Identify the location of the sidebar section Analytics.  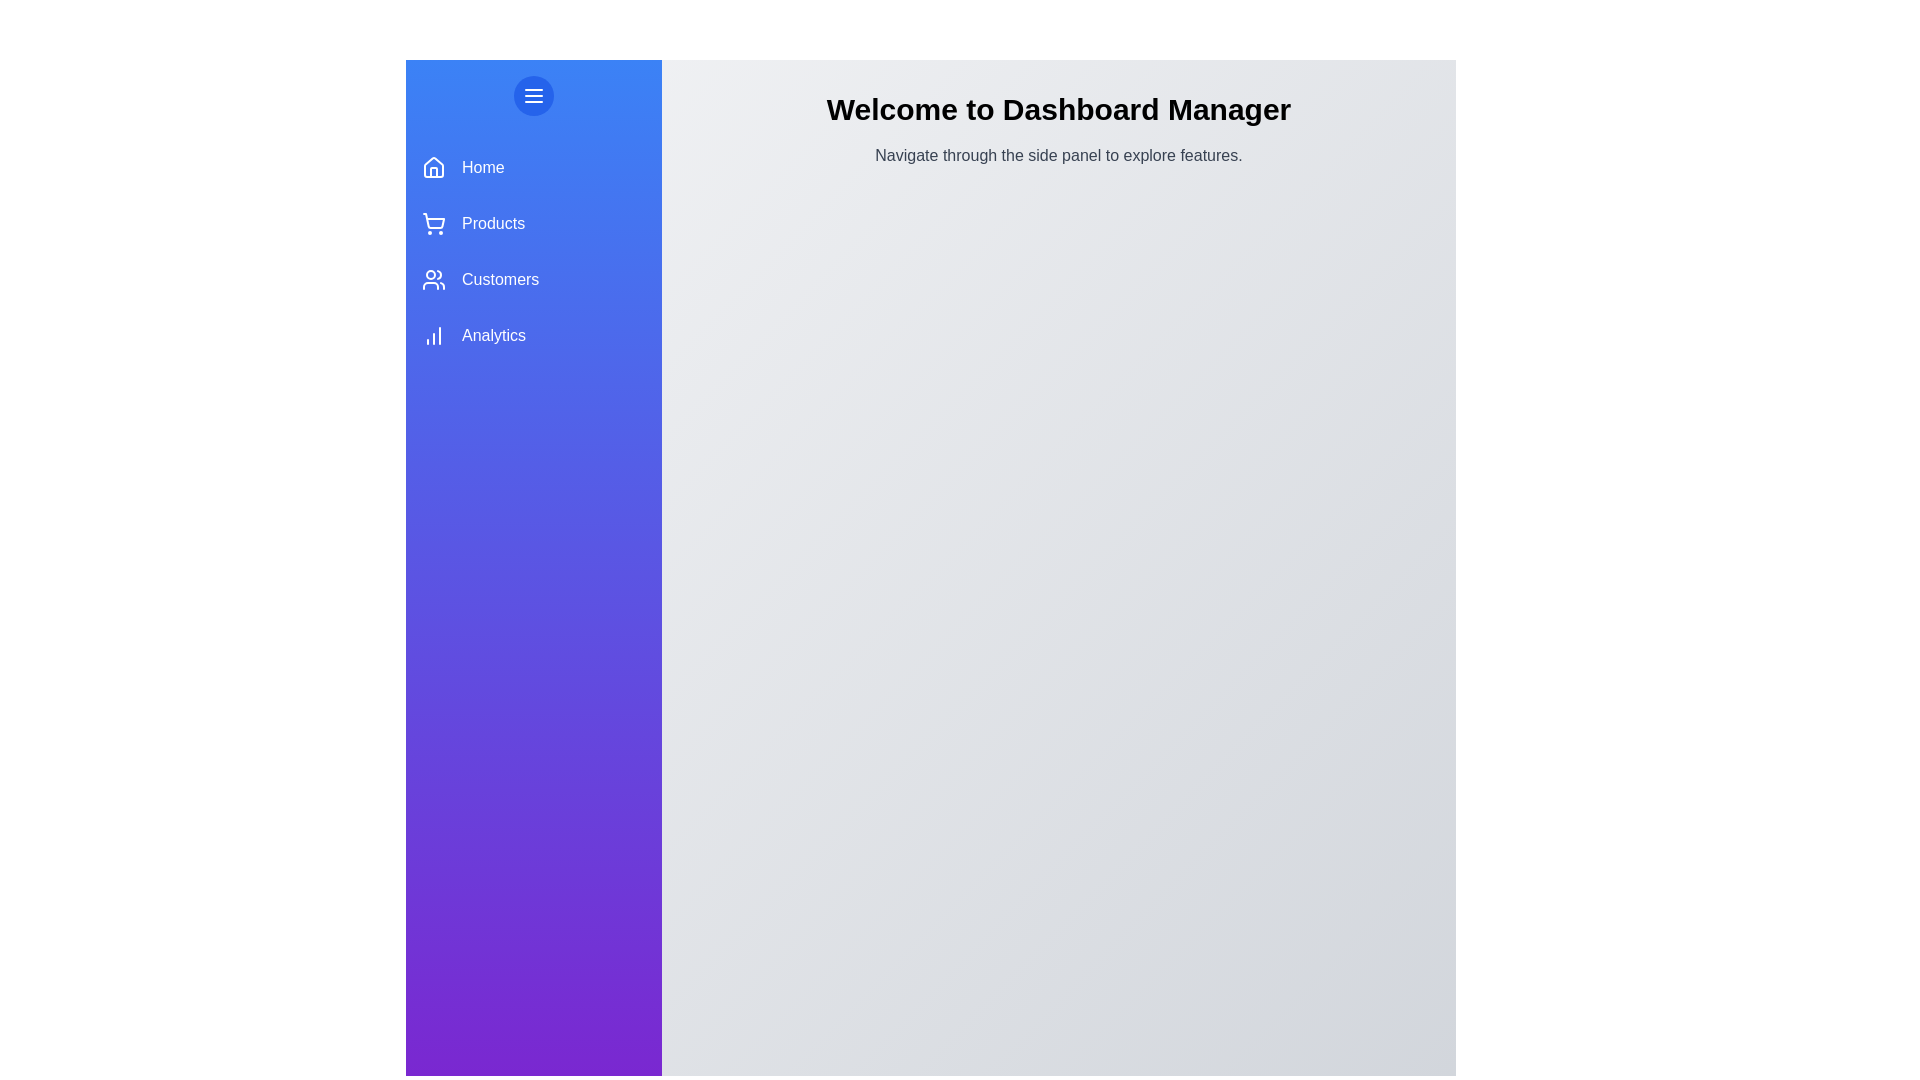
(533, 334).